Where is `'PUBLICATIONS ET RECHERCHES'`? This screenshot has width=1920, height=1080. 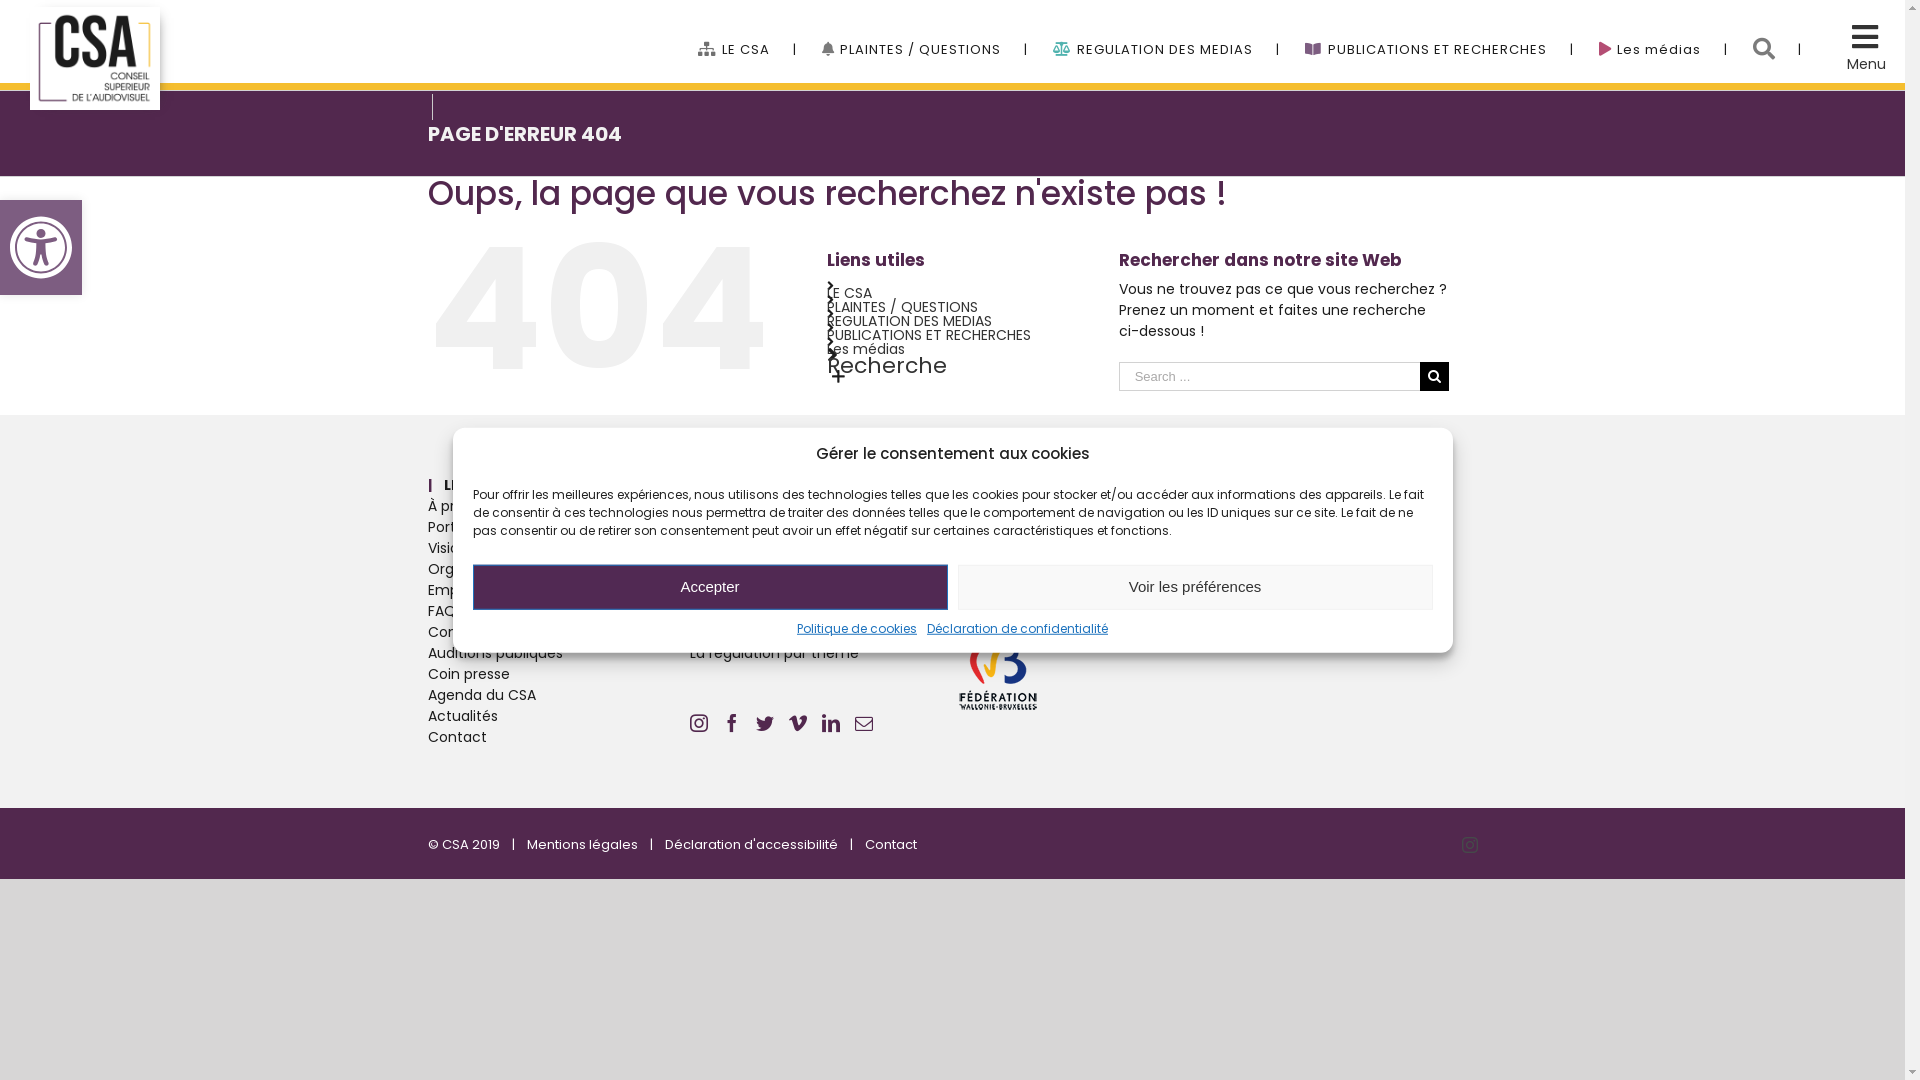 'PUBLICATIONS ET RECHERCHES' is located at coordinates (1438, 29).